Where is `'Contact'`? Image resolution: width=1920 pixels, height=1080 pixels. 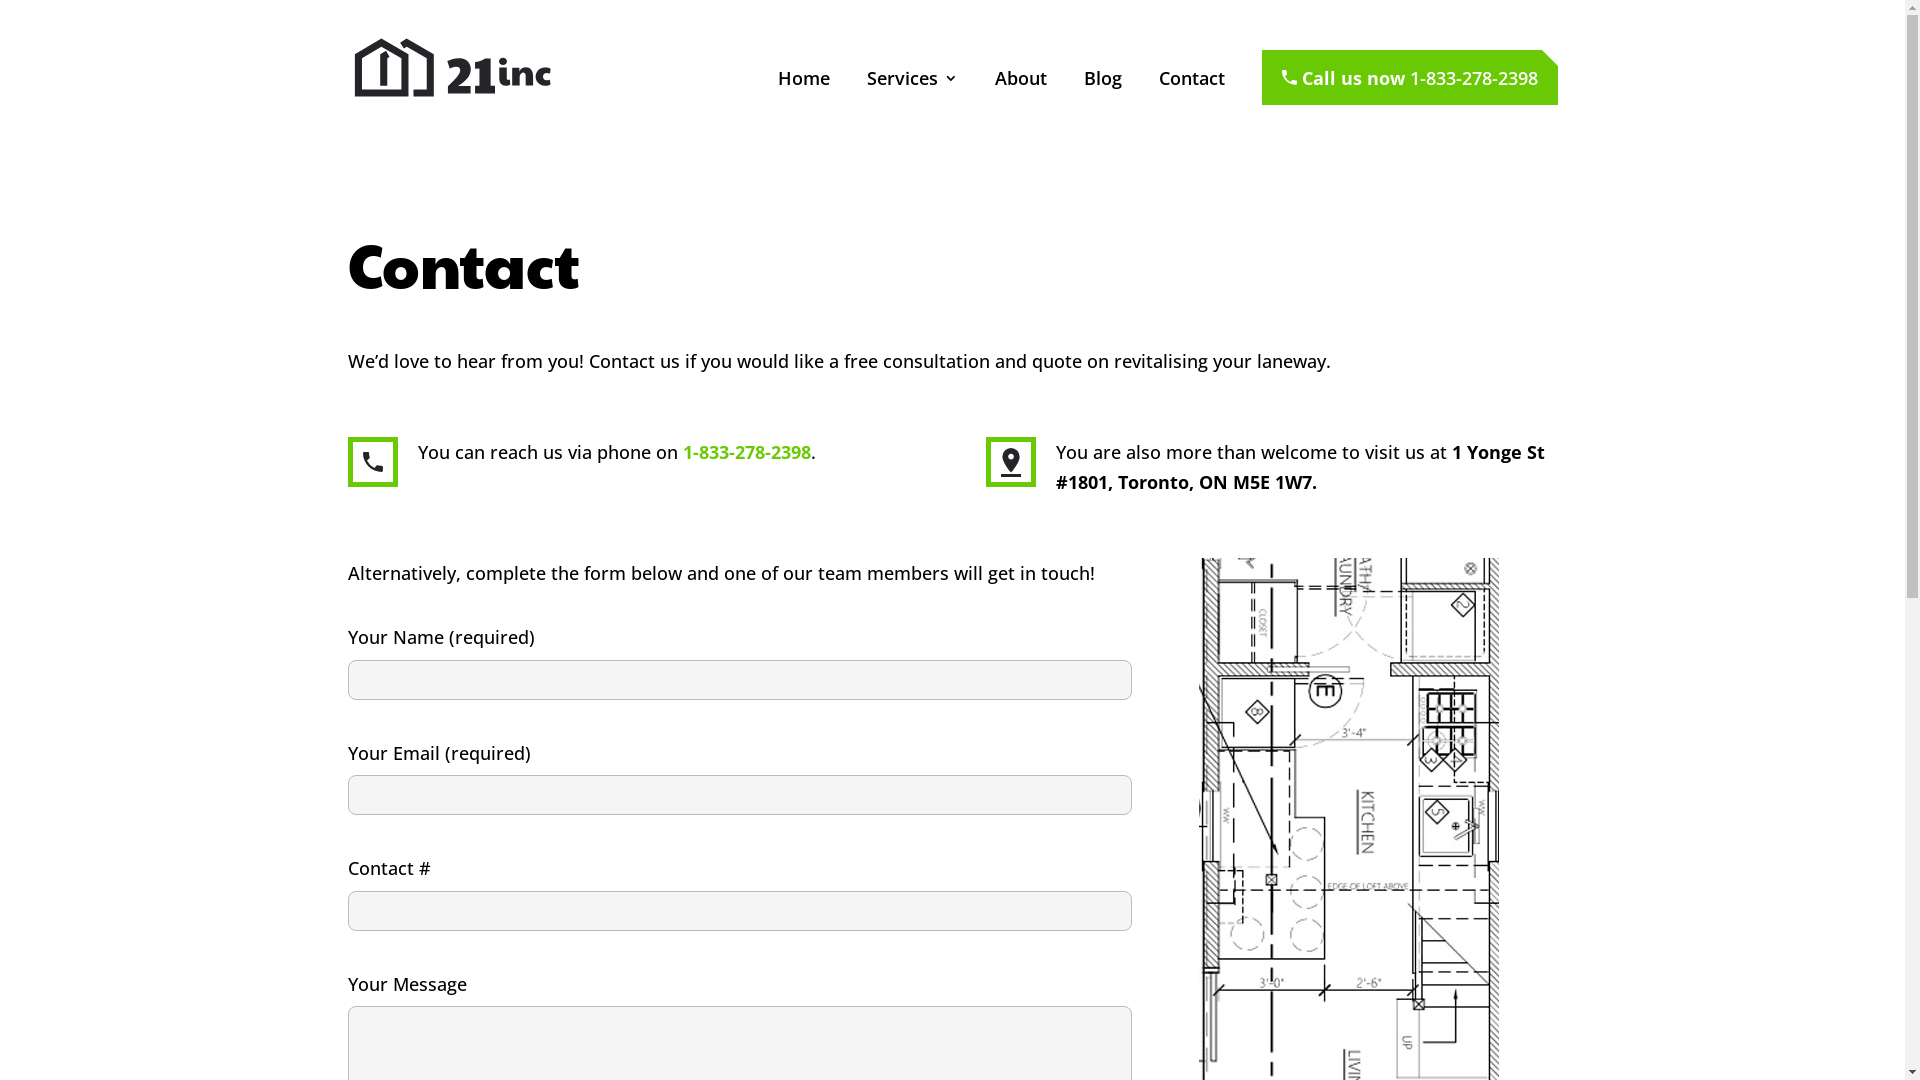 'Contact' is located at coordinates (1190, 103).